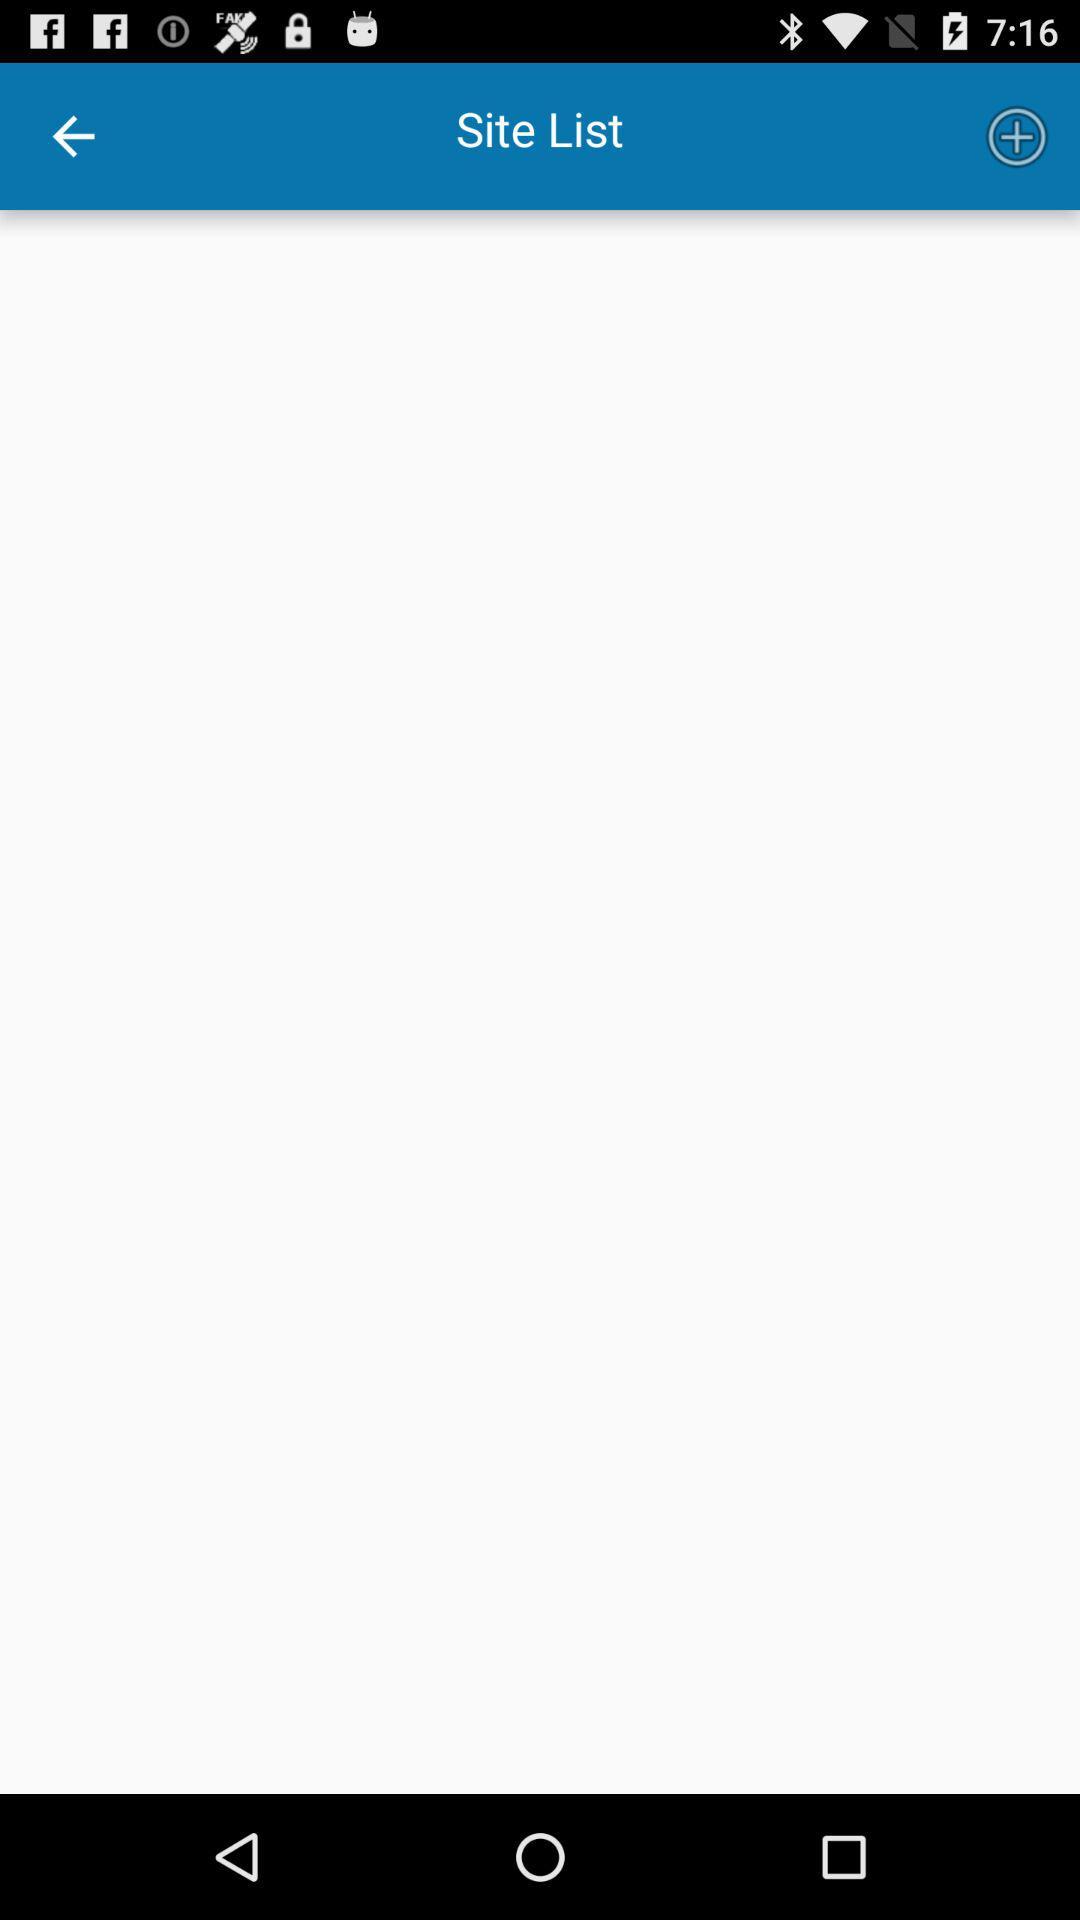 This screenshot has width=1080, height=1920. What do you see at coordinates (1017, 135) in the screenshot?
I see `the icon at the top right corner` at bounding box center [1017, 135].